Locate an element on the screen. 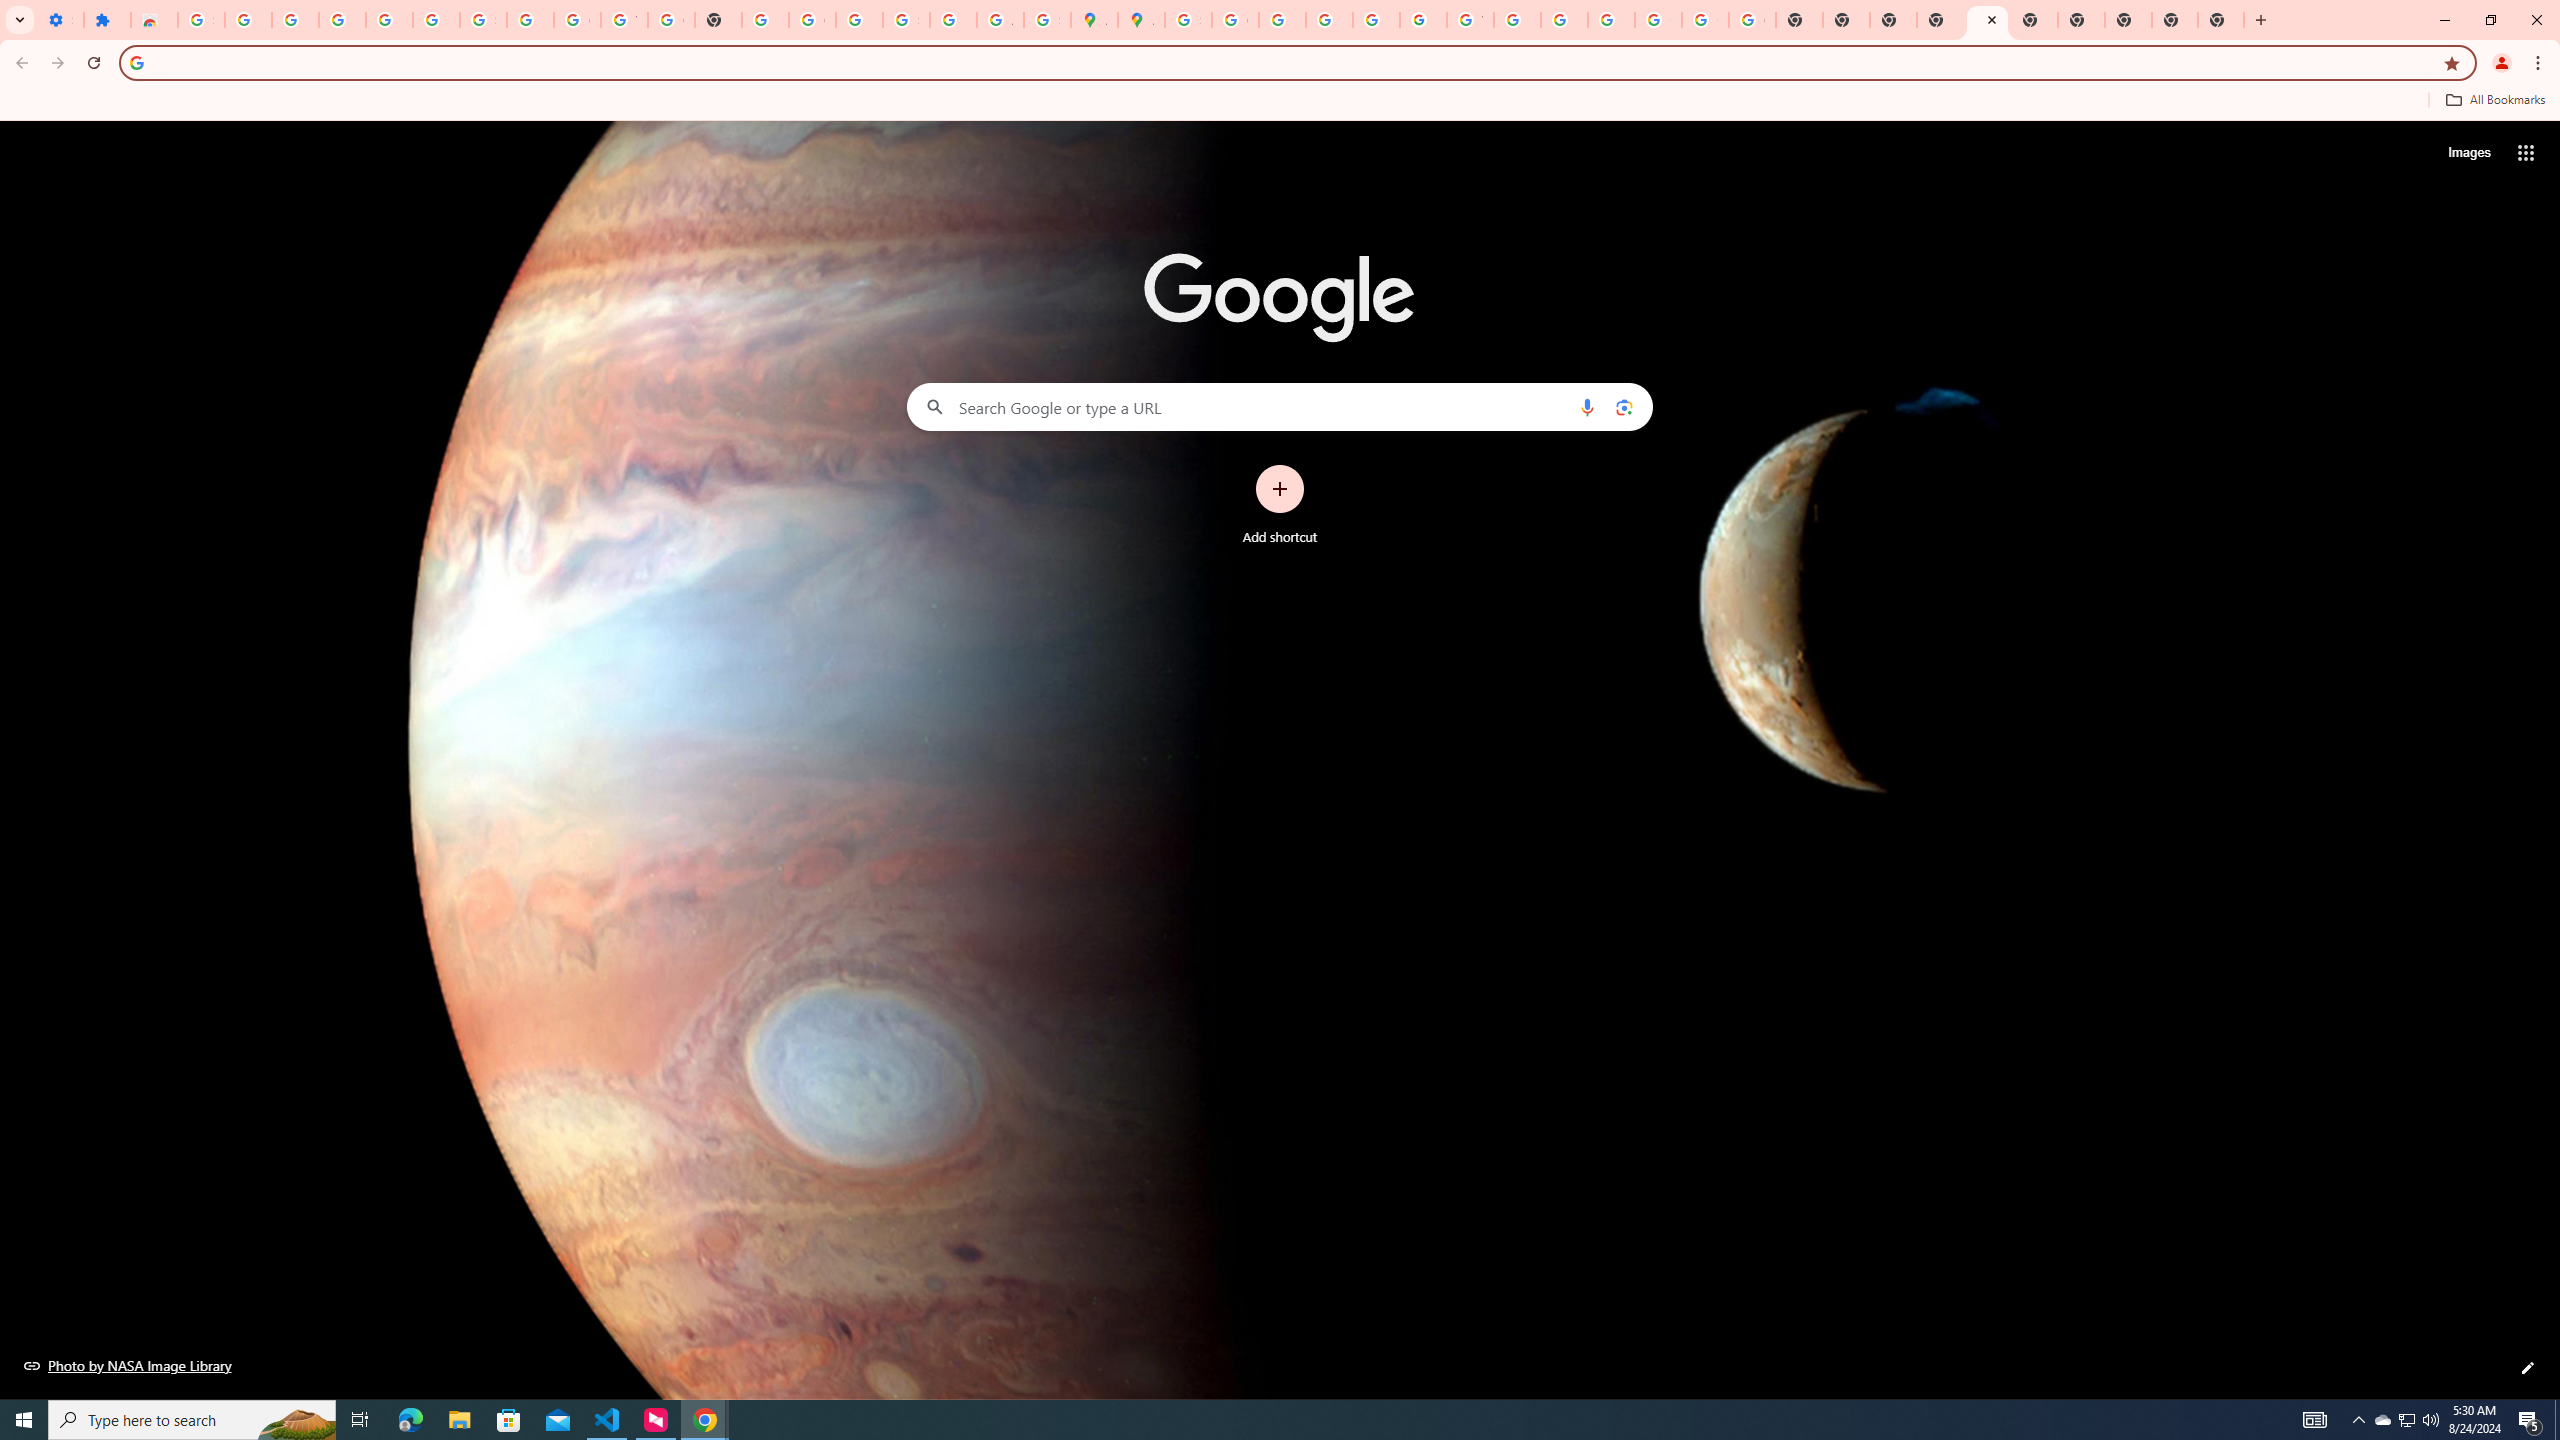 The image size is (2560, 1440). 'Customize this page' is located at coordinates (2527, 1367).